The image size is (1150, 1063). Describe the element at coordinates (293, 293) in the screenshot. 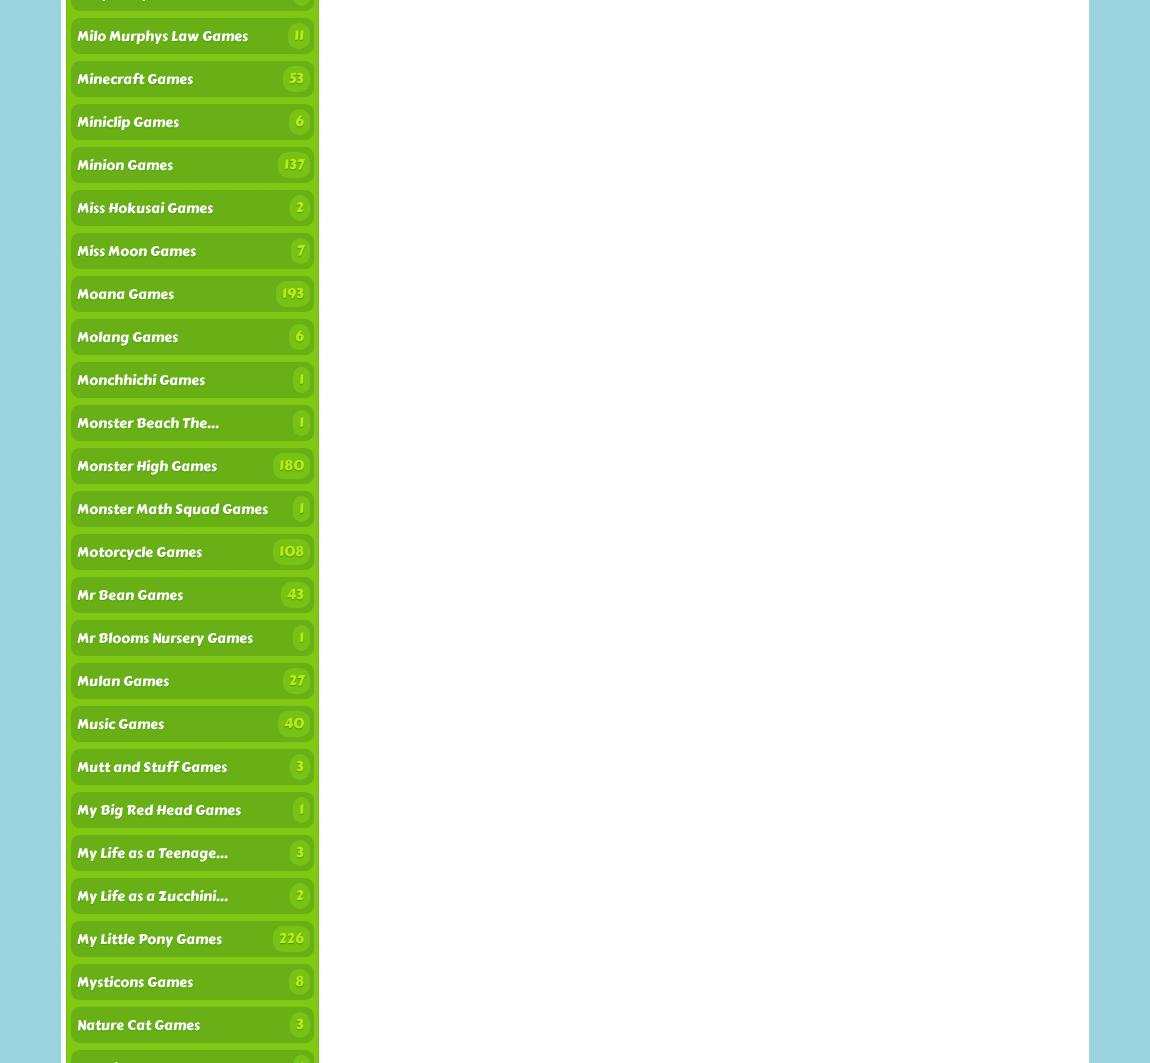

I see `'193'` at that location.